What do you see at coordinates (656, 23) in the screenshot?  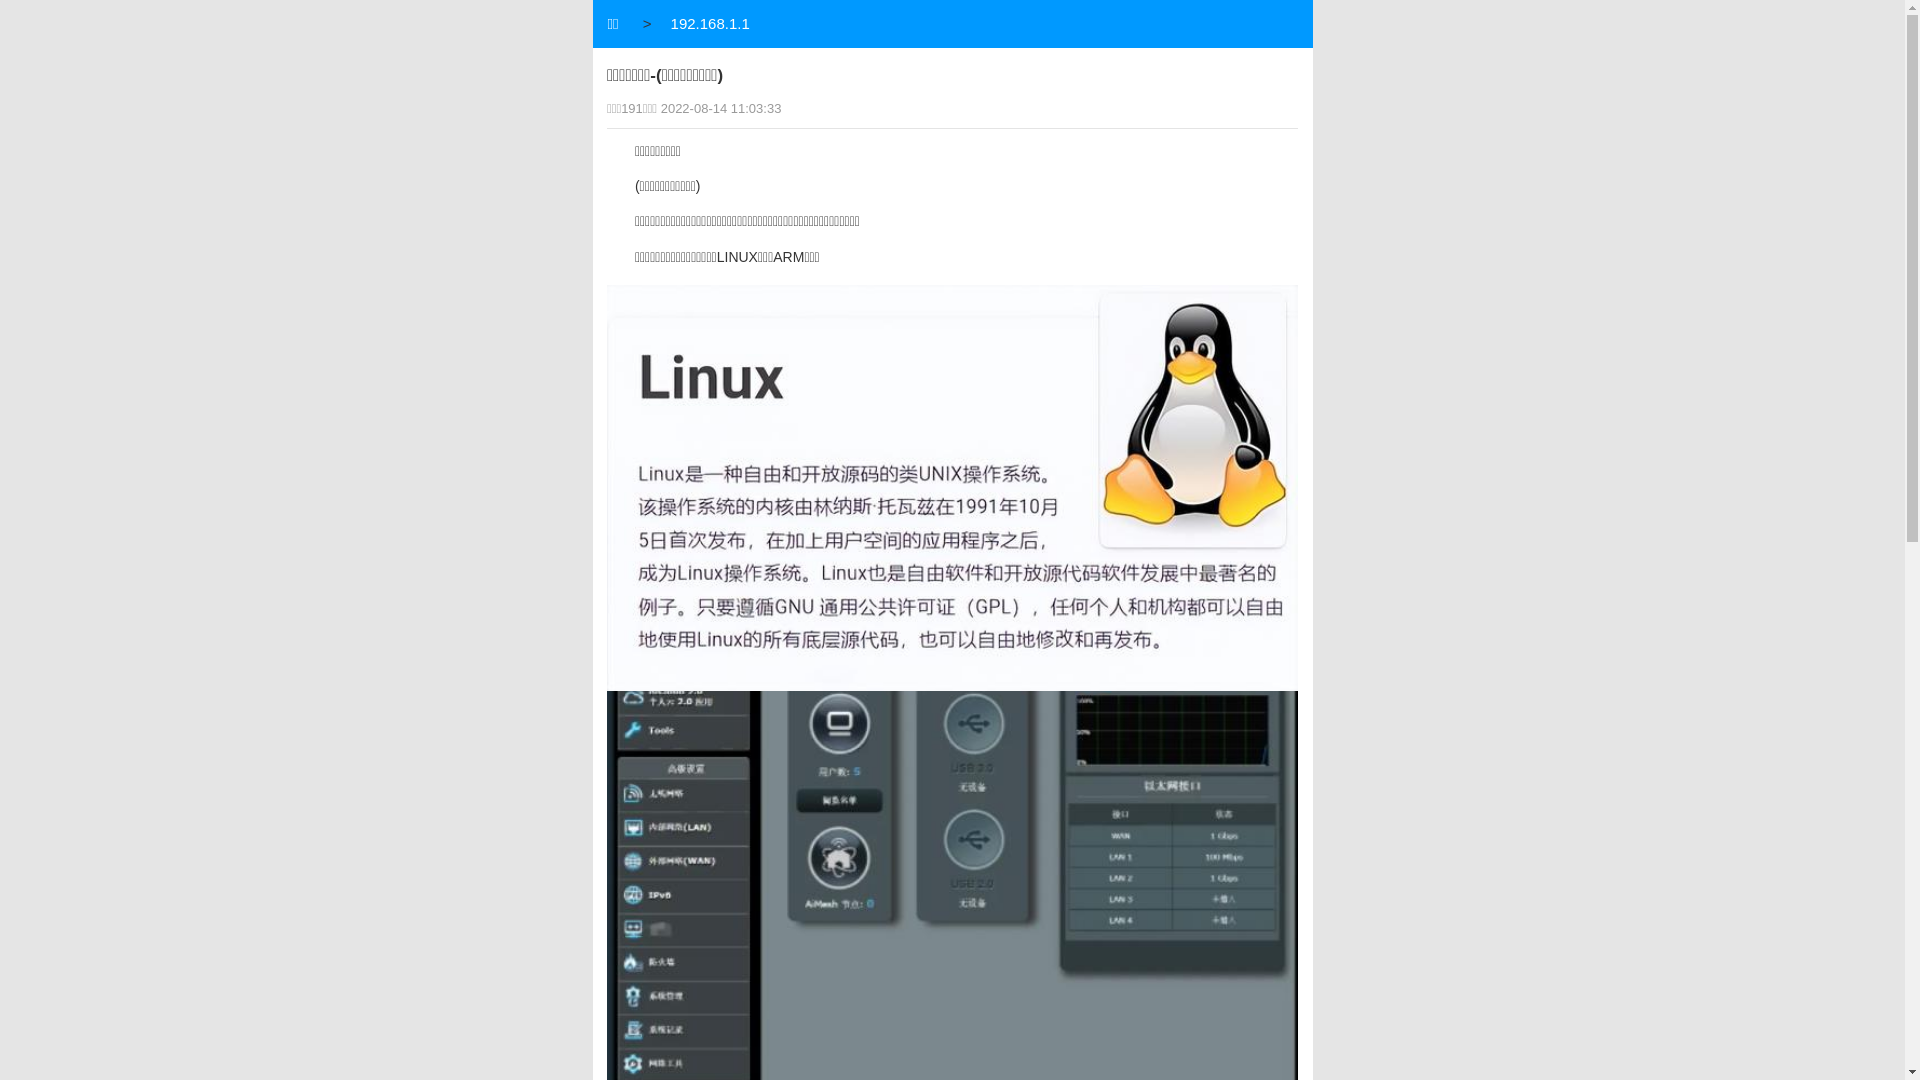 I see `'192.168.1.1'` at bounding box center [656, 23].